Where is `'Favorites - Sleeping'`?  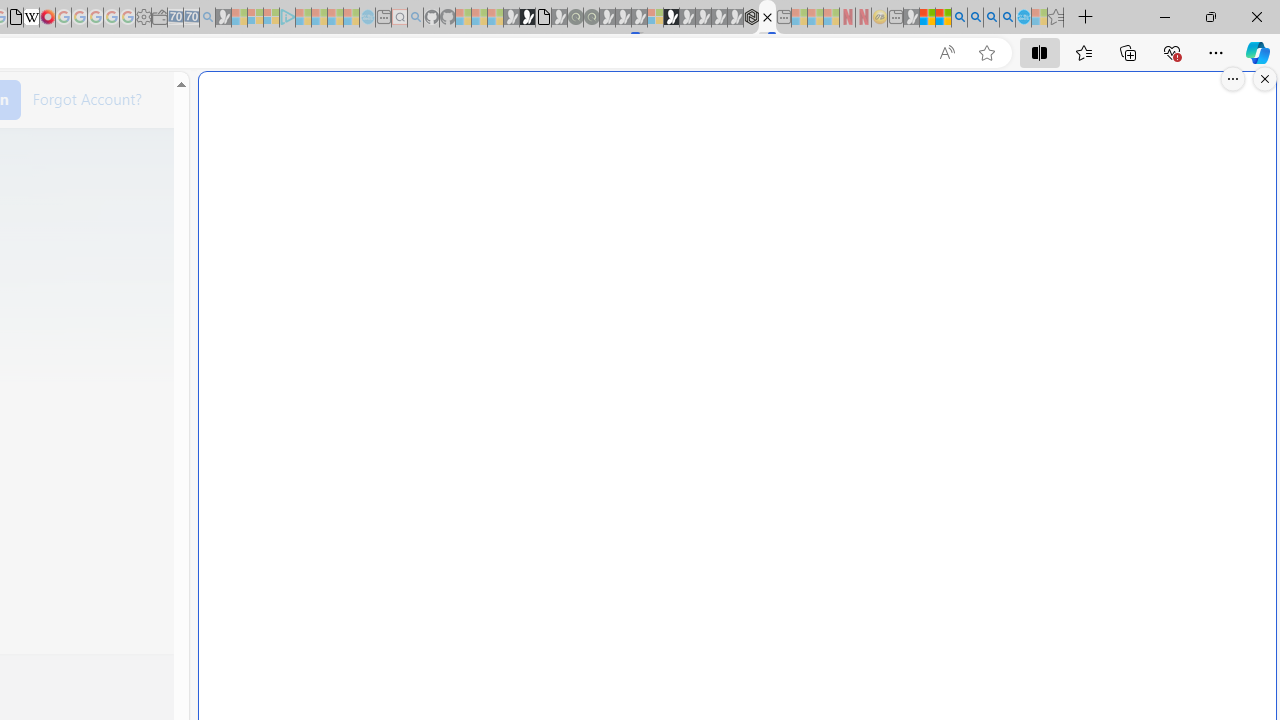 'Favorites - Sleeping' is located at coordinates (1055, 17).